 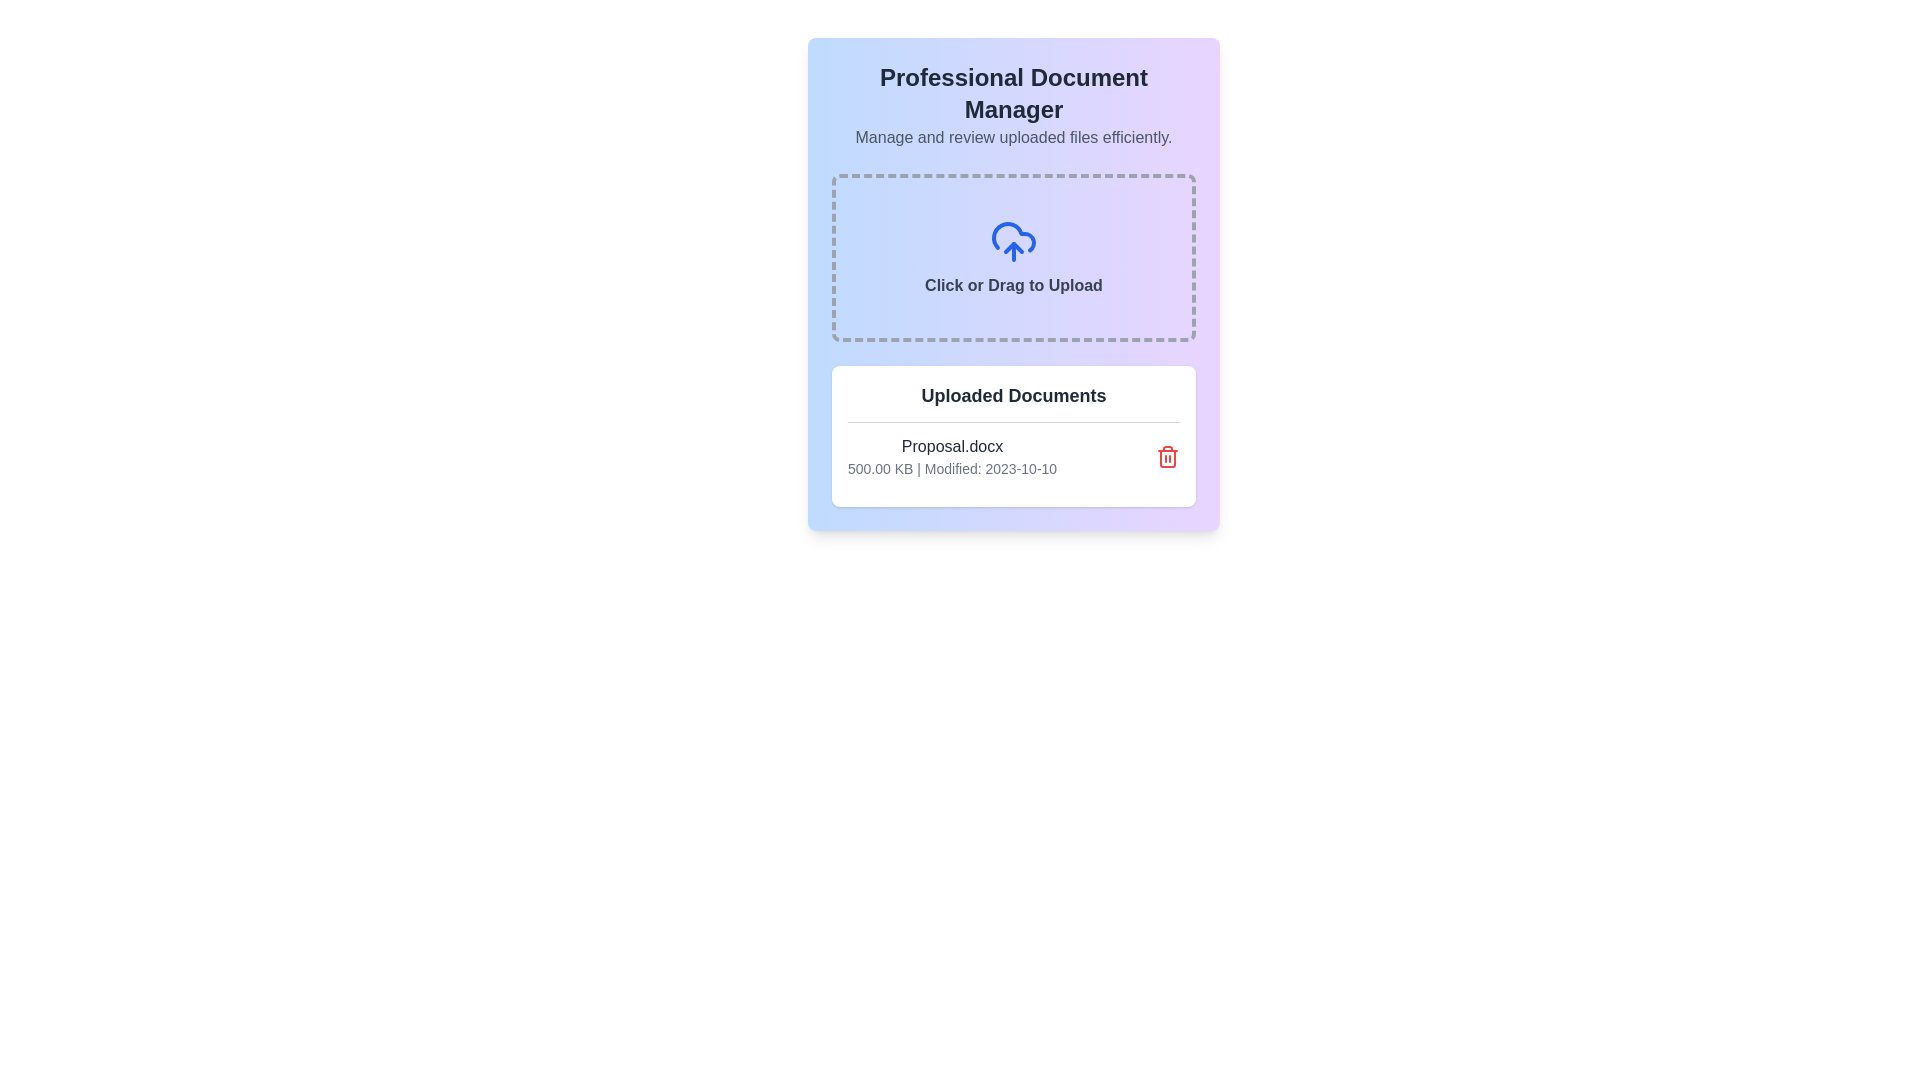 What do you see at coordinates (951, 456) in the screenshot?
I see `the text display element representing the uploaded document entry, which shows the file's details in the 'Uploaded Documents' section, located to the left of the red delete icon` at bounding box center [951, 456].